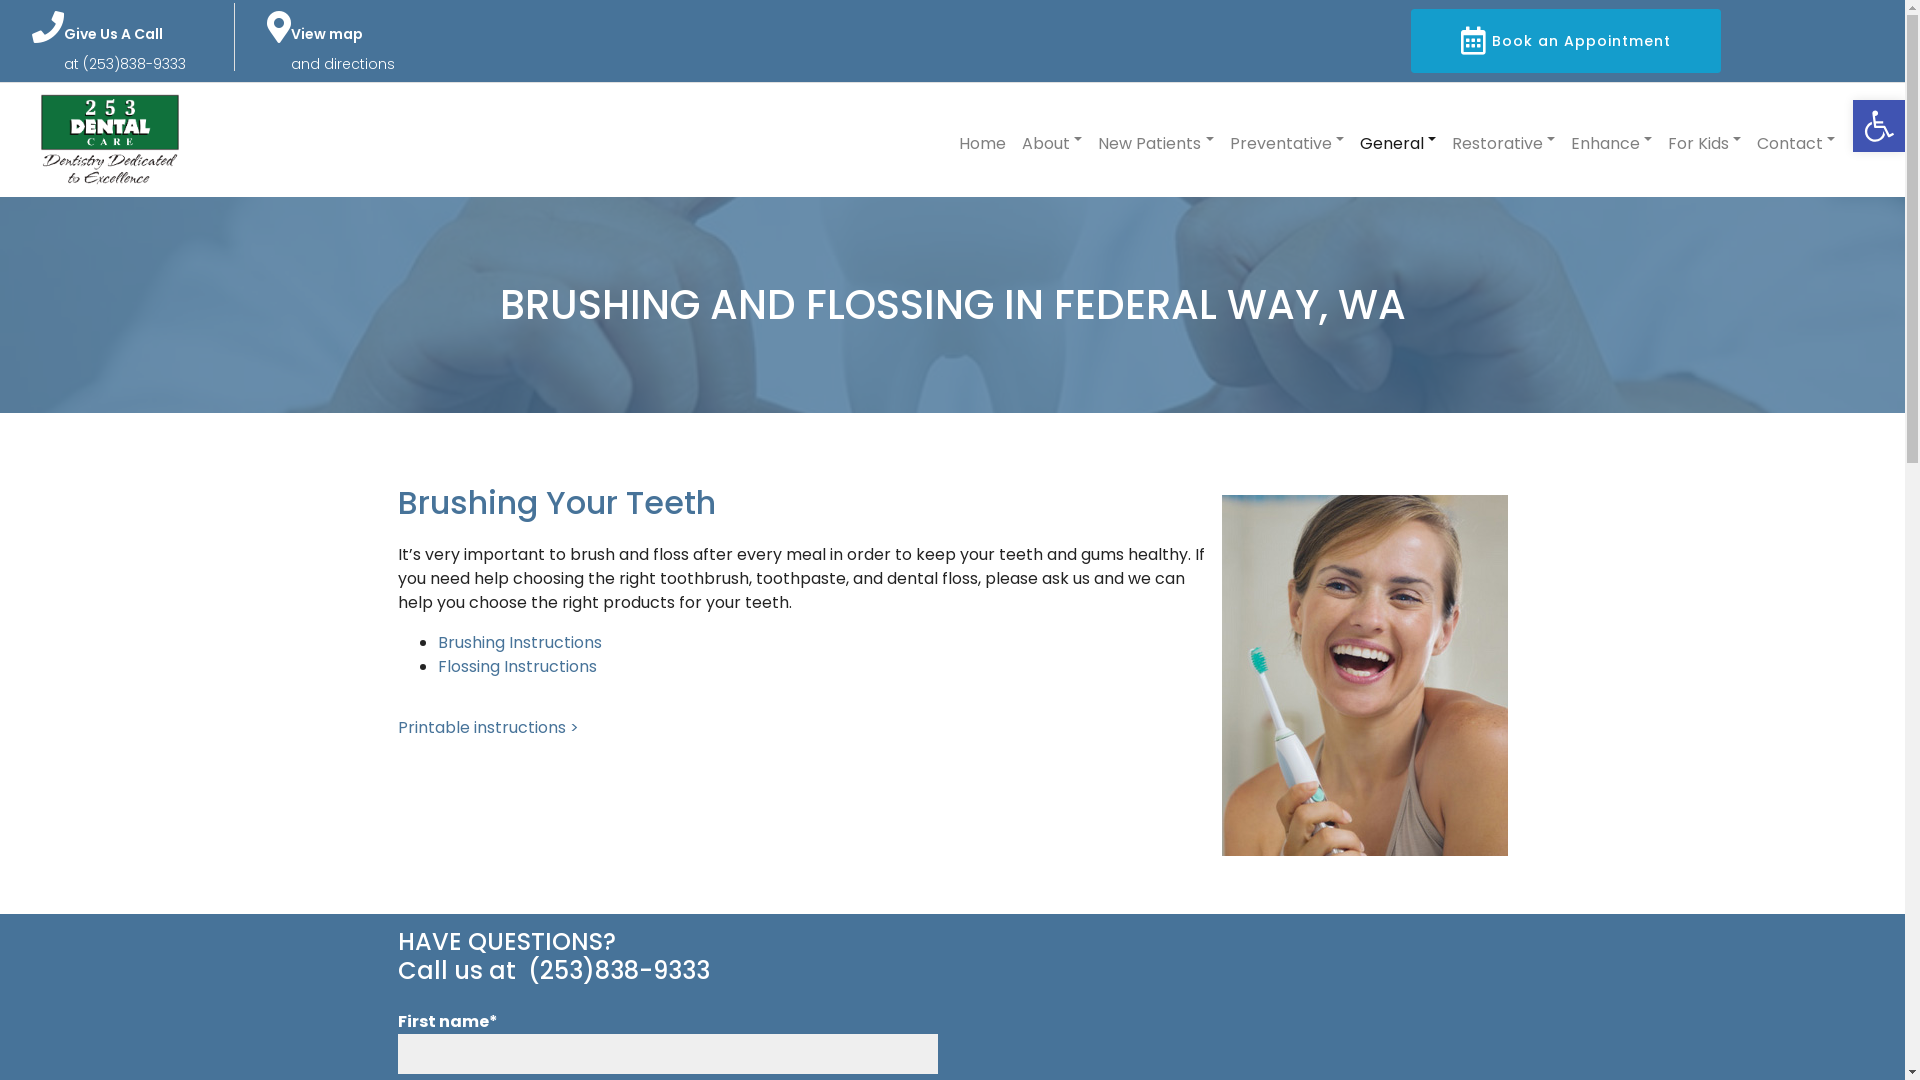 This screenshot has height=1080, width=1920. I want to click on 'View map, so click(290, 48).